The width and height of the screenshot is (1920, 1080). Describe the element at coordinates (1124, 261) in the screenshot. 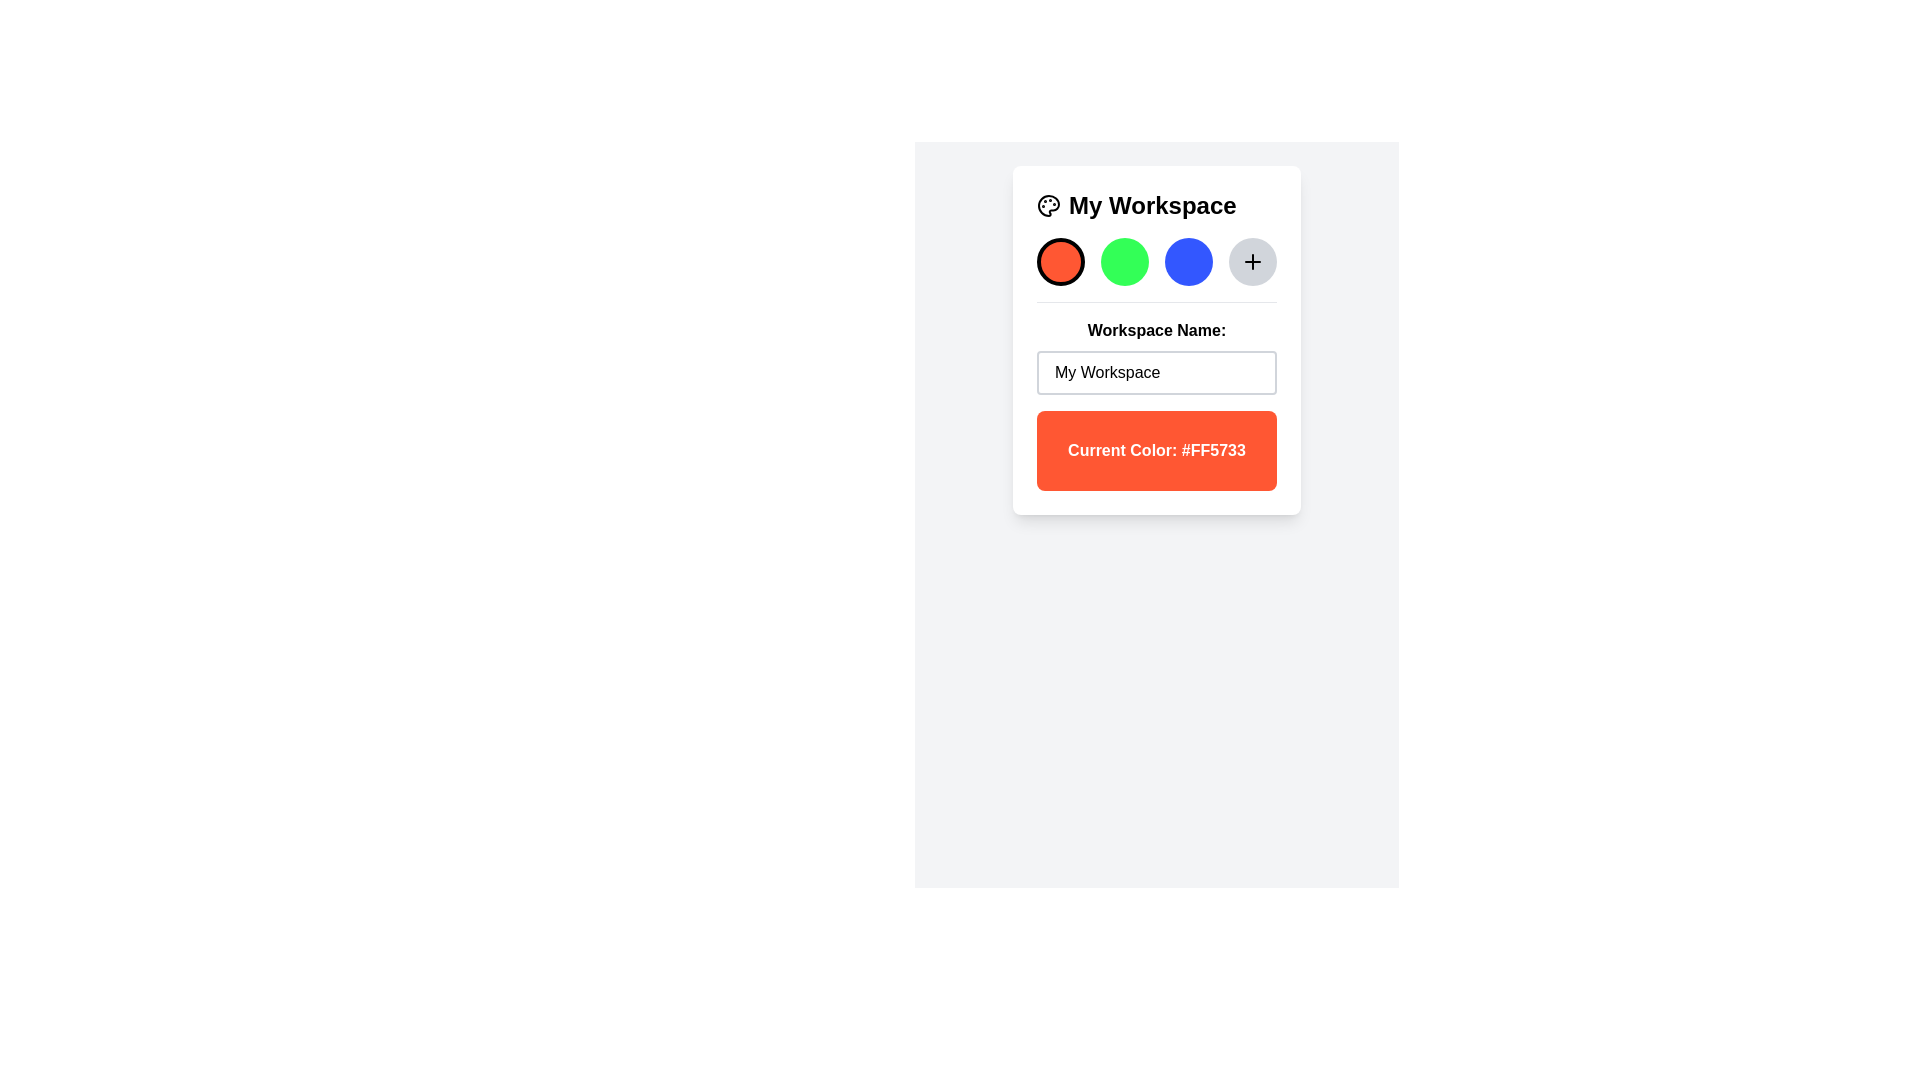

I see `the second circular green button in the row of four buttons aligned horizontally near the top of the interface` at that location.